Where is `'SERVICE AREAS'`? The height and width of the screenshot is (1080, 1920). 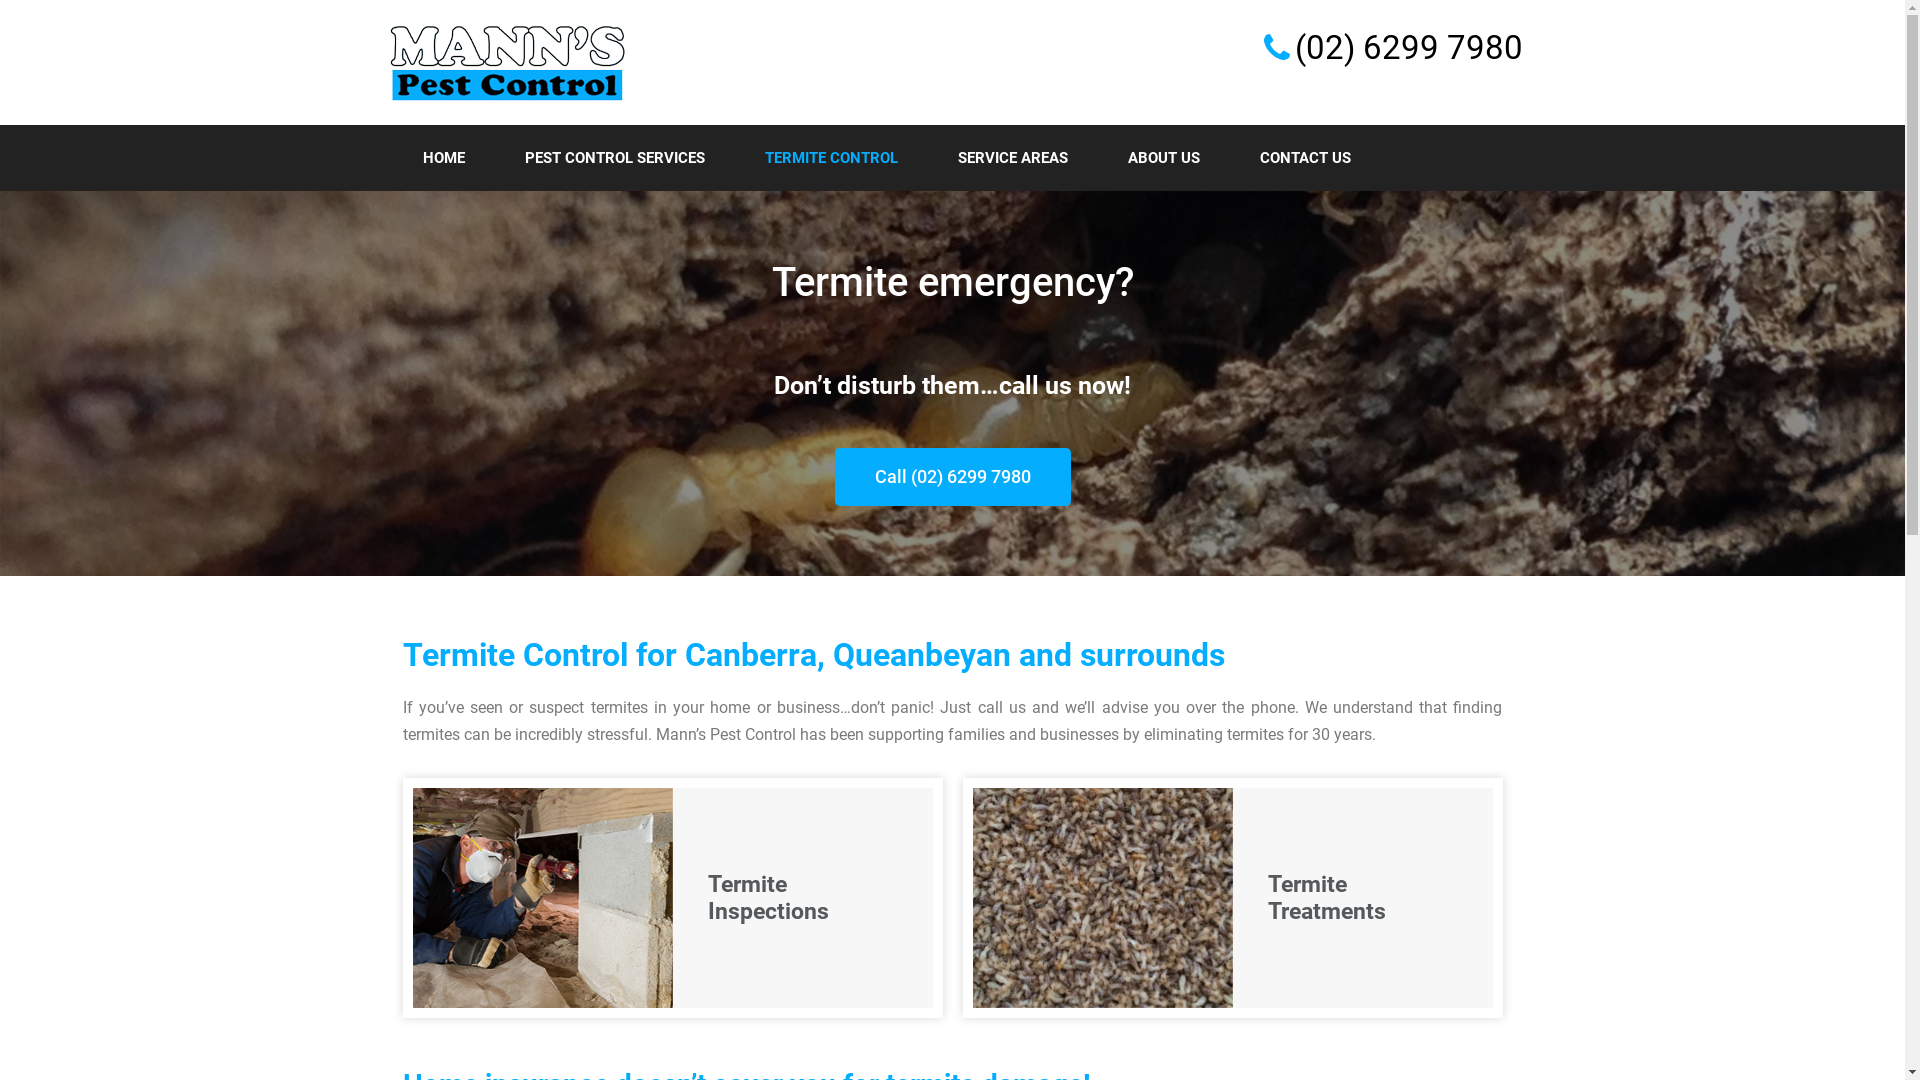
'SERVICE AREAS' is located at coordinates (1012, 157).